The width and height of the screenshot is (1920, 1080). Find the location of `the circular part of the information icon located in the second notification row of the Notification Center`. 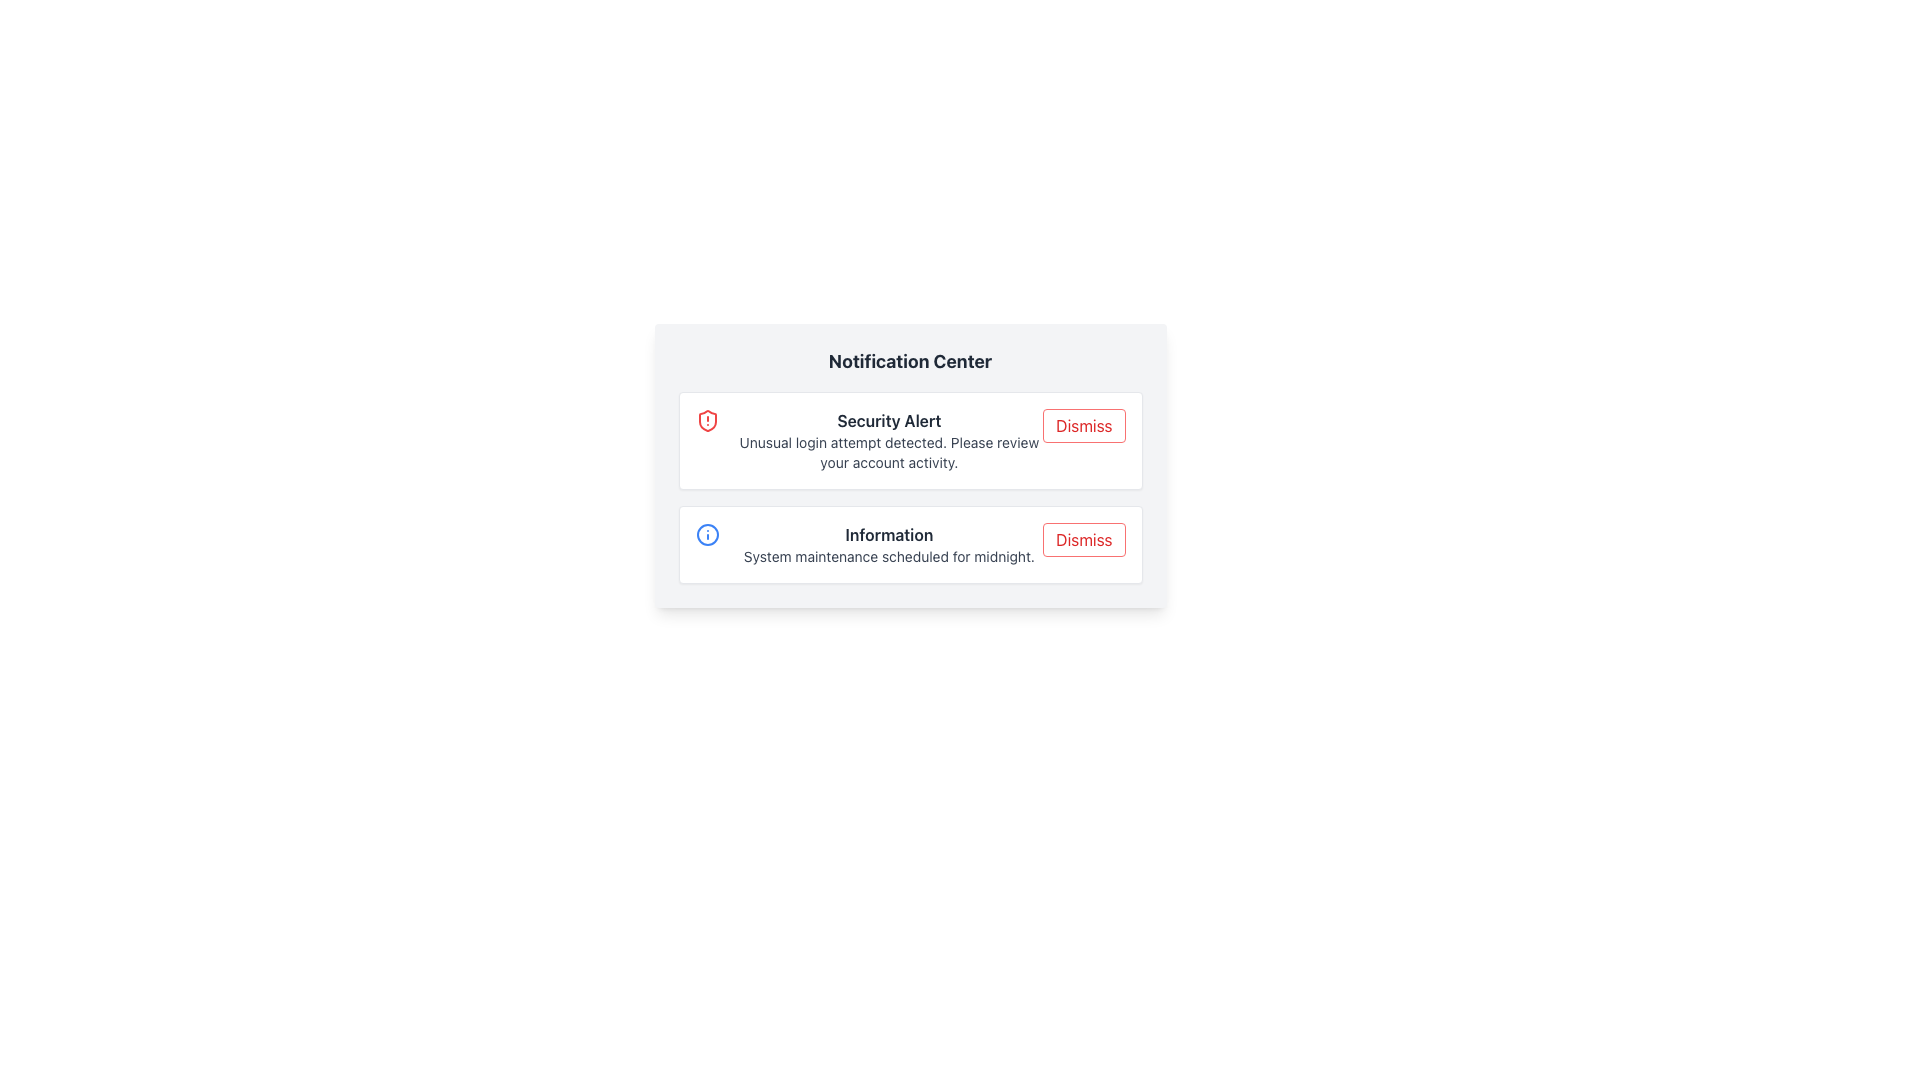

the circular part of the information icon located in the second notification row of the Notification Center is located at coordinates (707, 534).